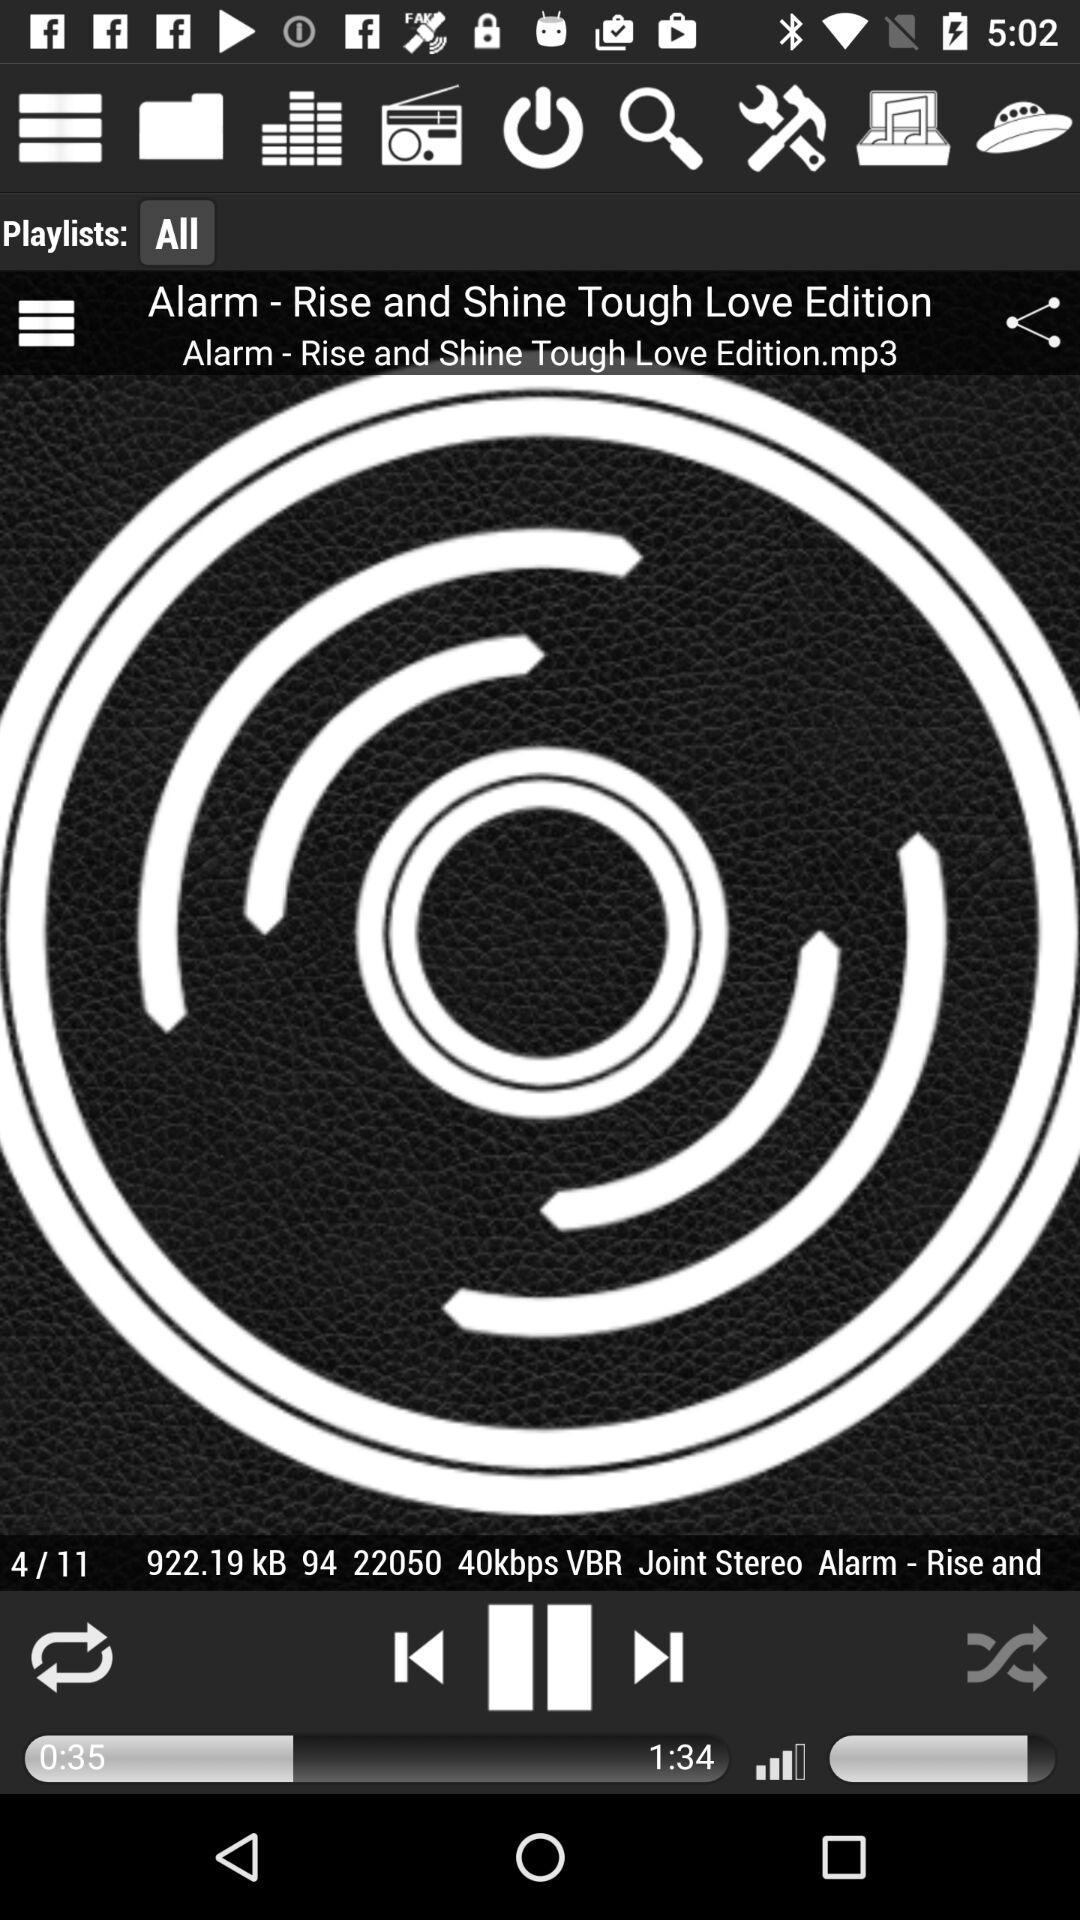  Describe the element at coordinates (176, 232) in the screenshot. I see `the   all` at that location.